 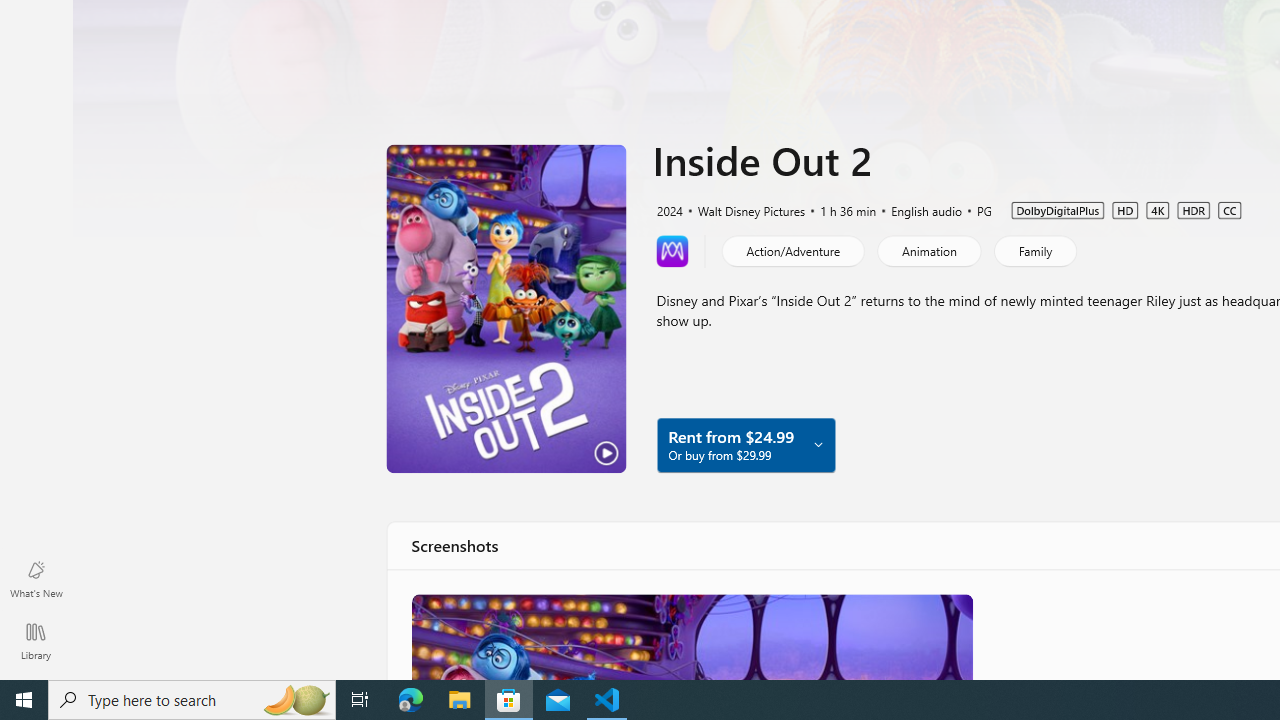 What do you see at coordinates (744, 443) in the screenshot?
I see `'Rent from $24.99 Or buy from $29.99'` at bounding box center [744, 443].